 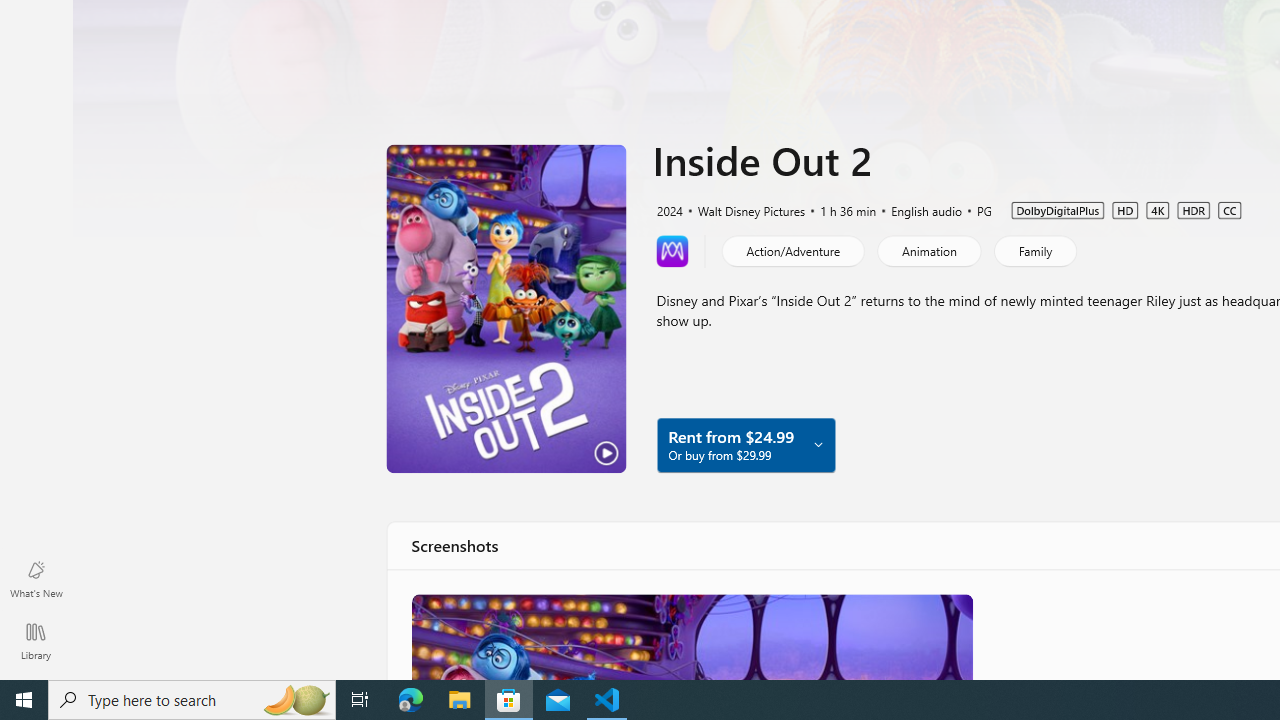 What do you see at coordinates (744, 443) in the screenshot?
I see `'Rent from $24.99 Or buy from $29.99'` at bounding box center [744, 443].